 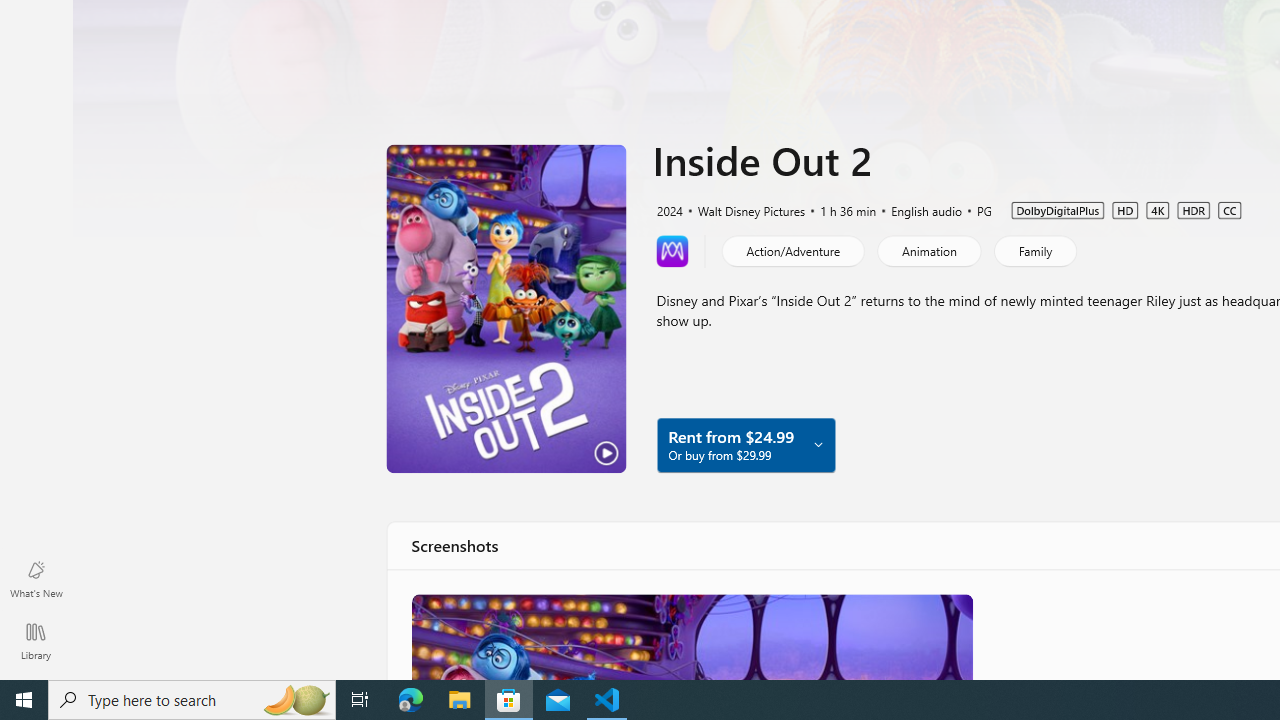 What do you see at coordinates (744, 443) in the screenshot?
I see `'Rent from $24.99 Or buy from $29.99'` at bounding box center [744, 443].